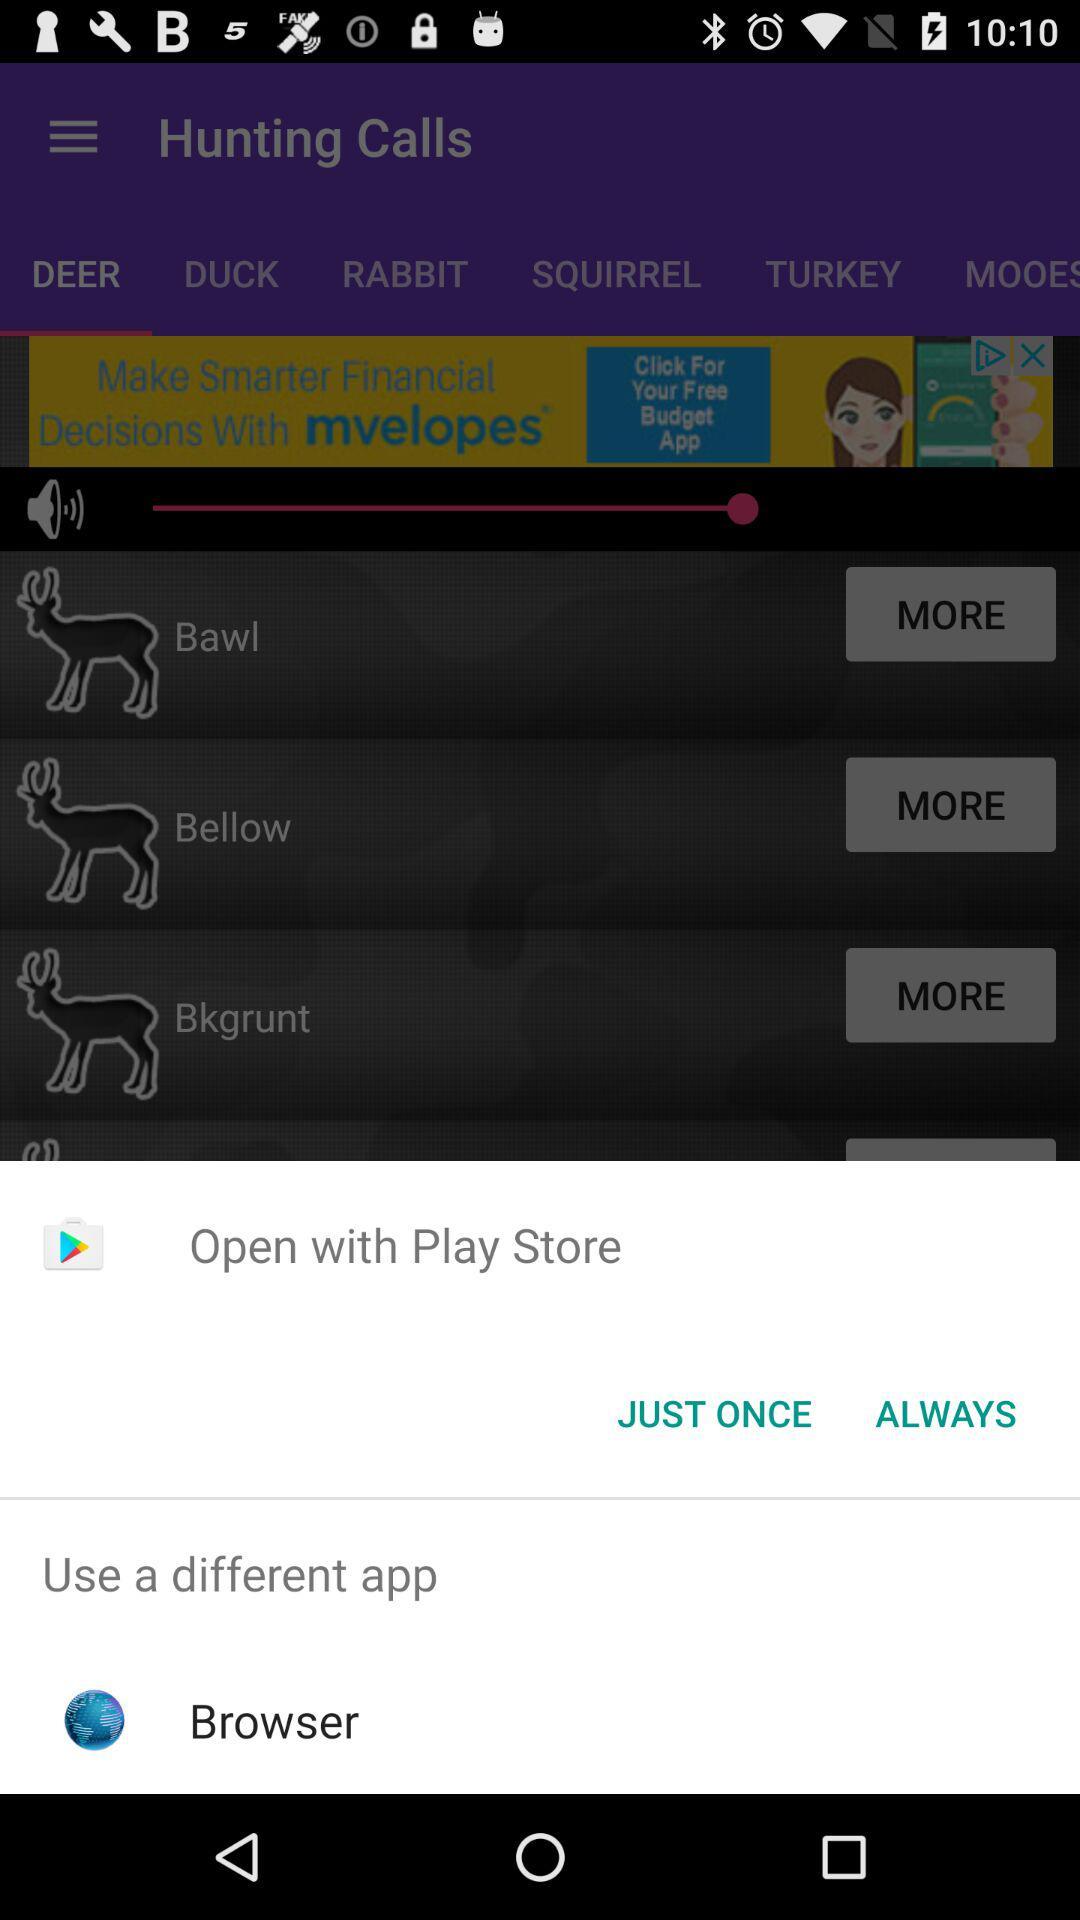 The image size is (1080, 1920). I want to click on browser icon, so click(274, 1719).